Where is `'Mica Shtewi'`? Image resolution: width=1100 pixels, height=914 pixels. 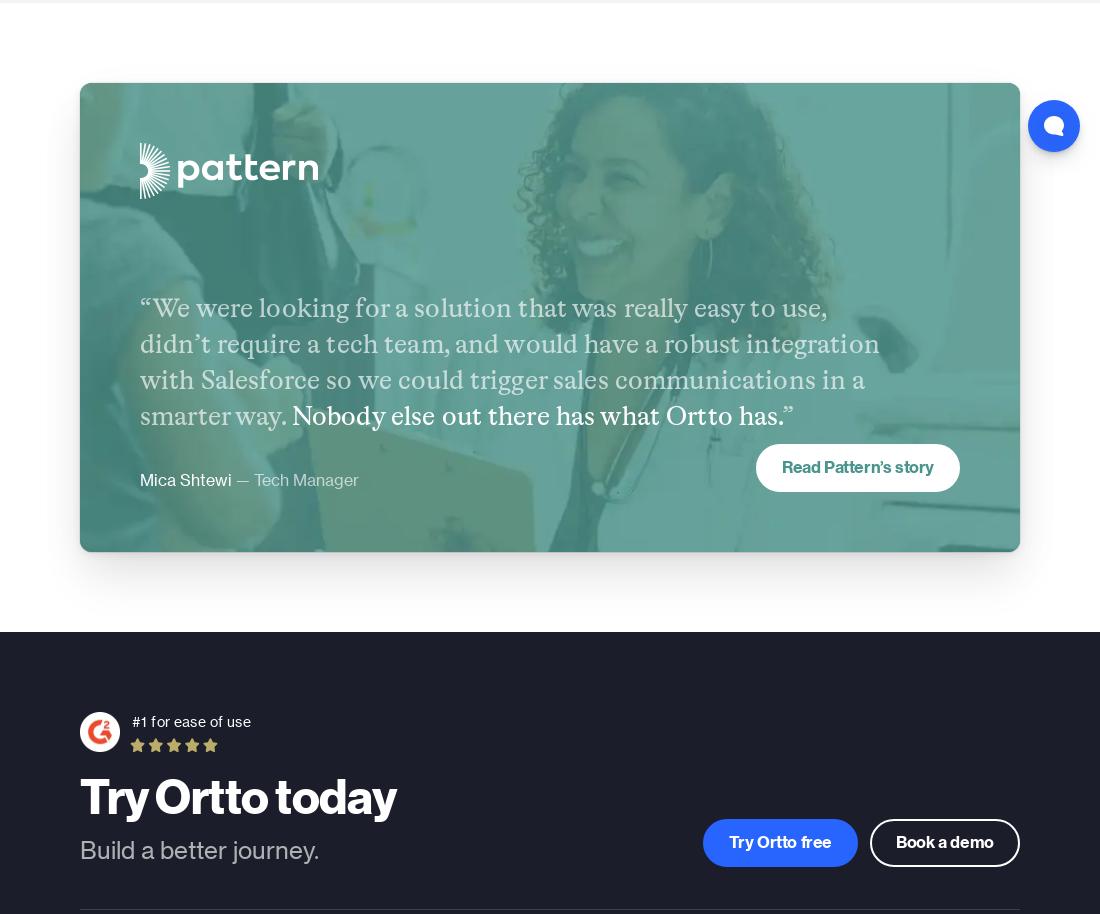
'Mica Shtewi' is located at coordinates (185, 479).